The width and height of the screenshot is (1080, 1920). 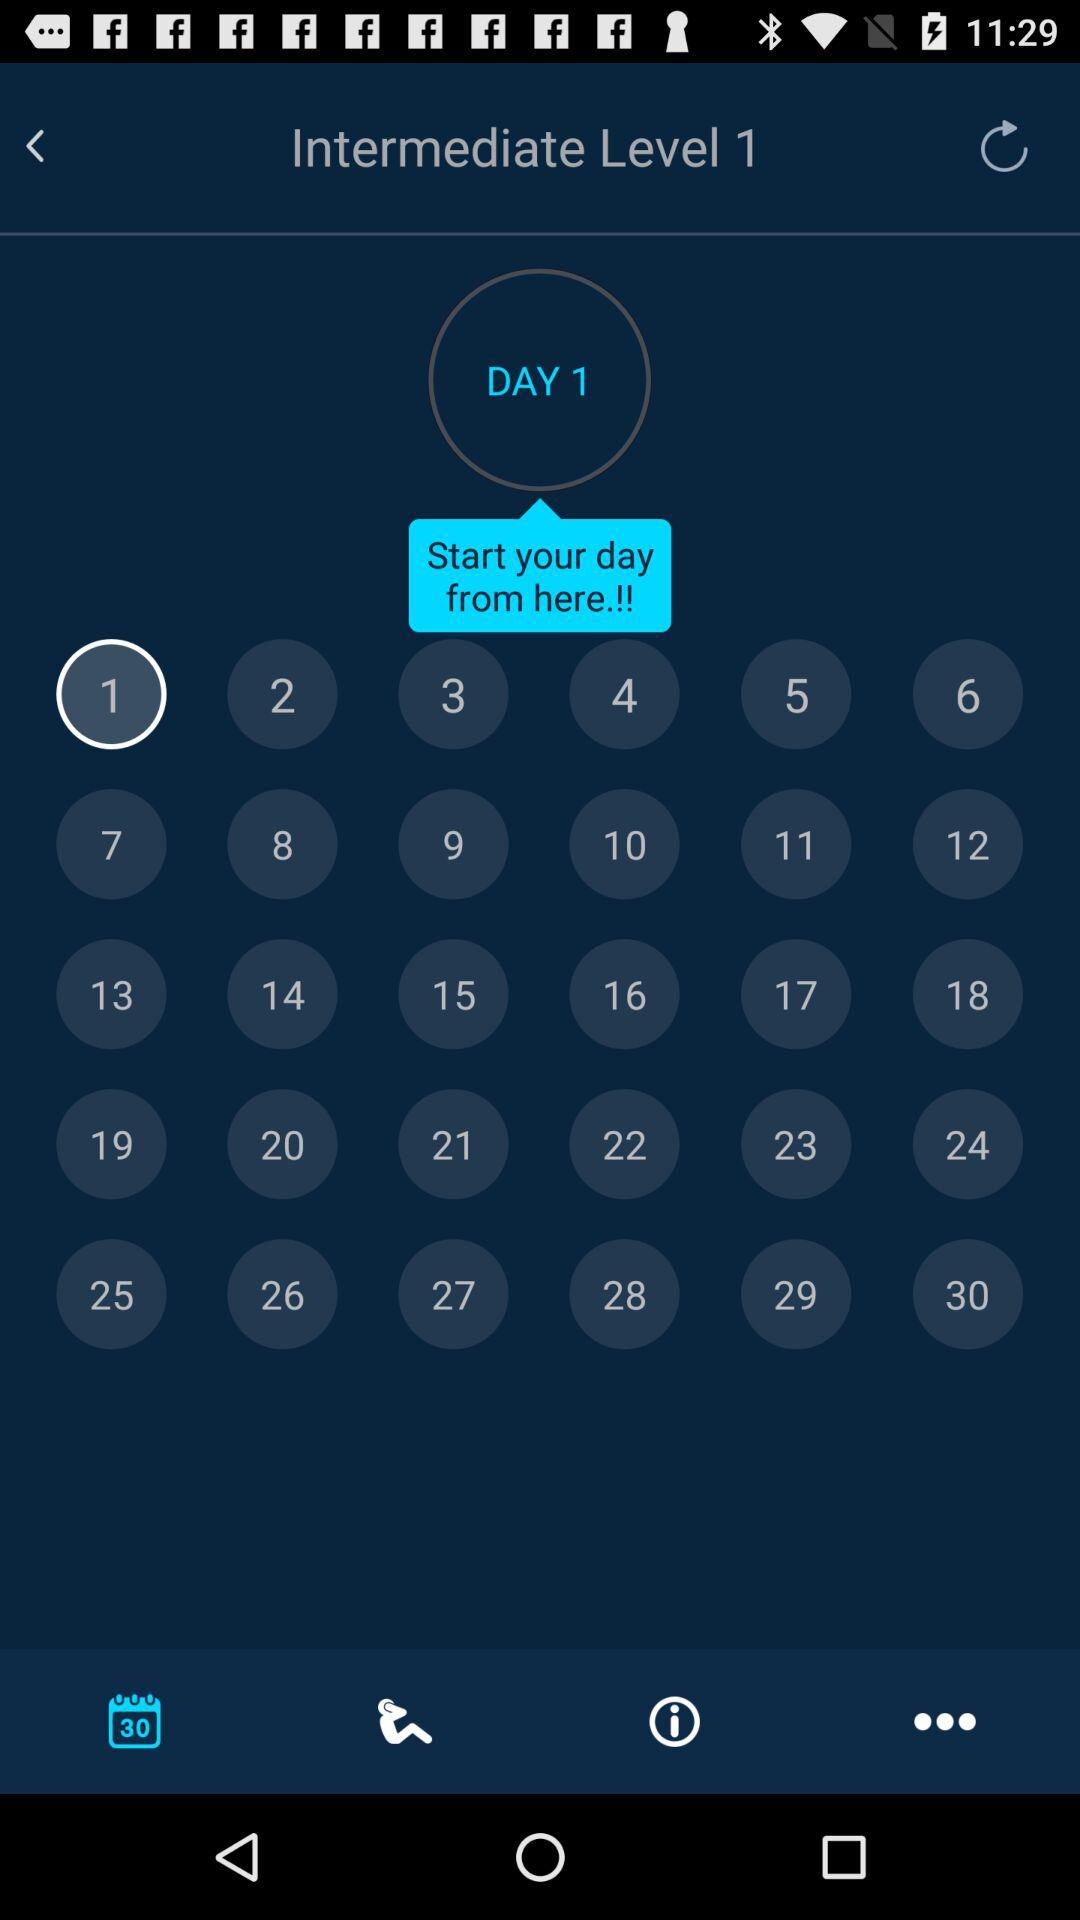 I want to click on day 6, so click(x=966, y=694).